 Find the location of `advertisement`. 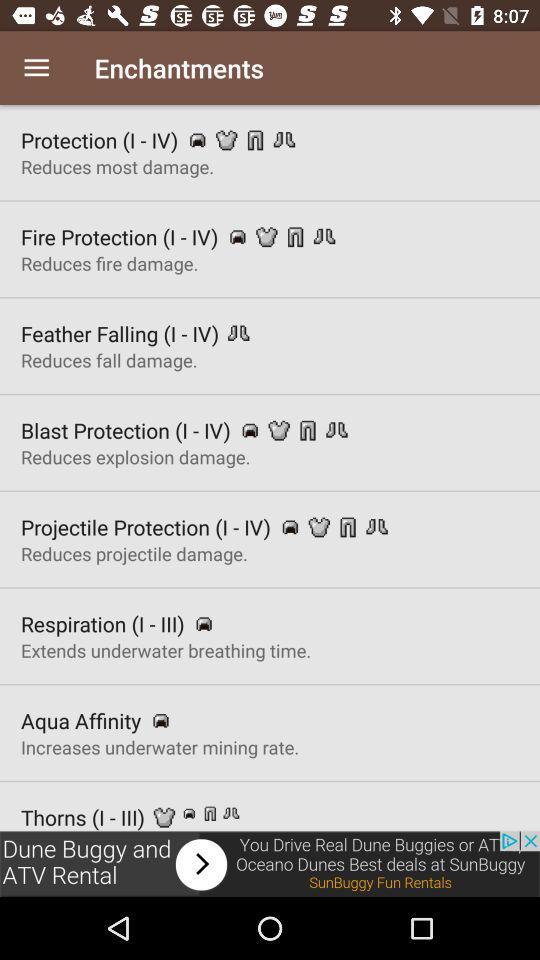

advertisement is located at coordinates (270, 863).